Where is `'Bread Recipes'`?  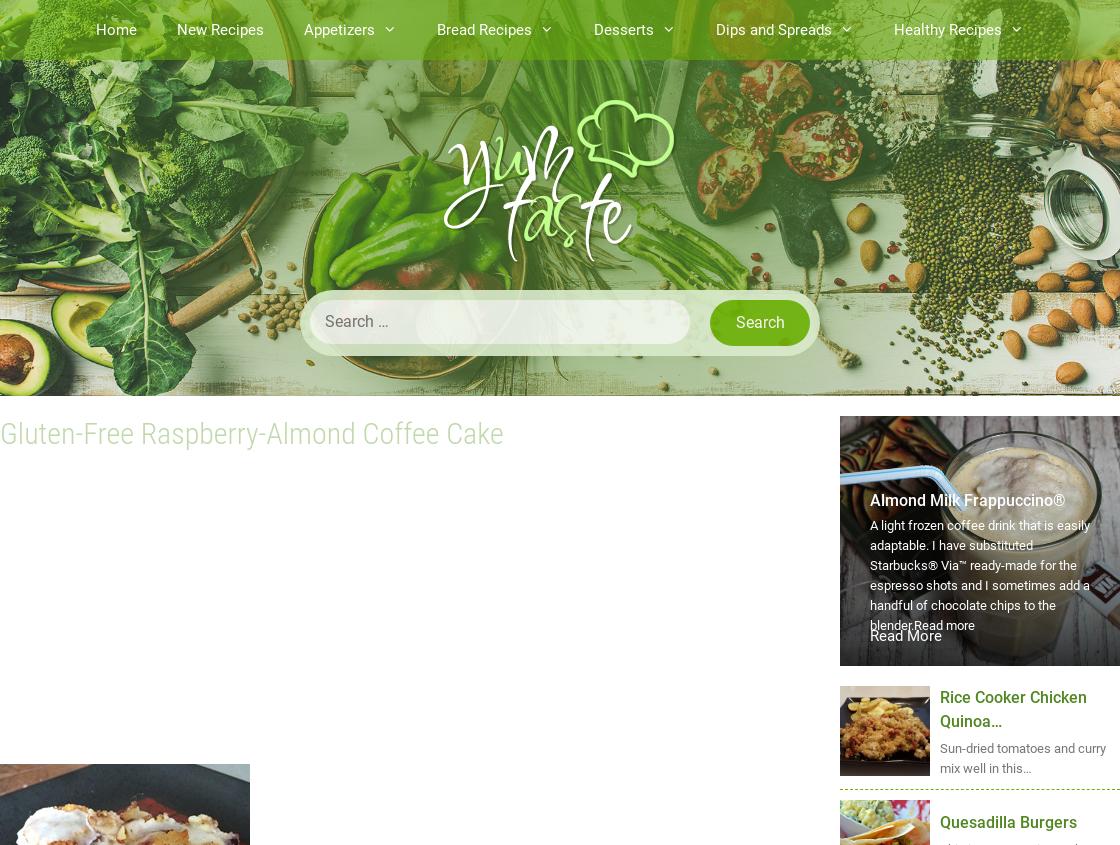
'Bread Recipes' is located at coordinates (484, 28).